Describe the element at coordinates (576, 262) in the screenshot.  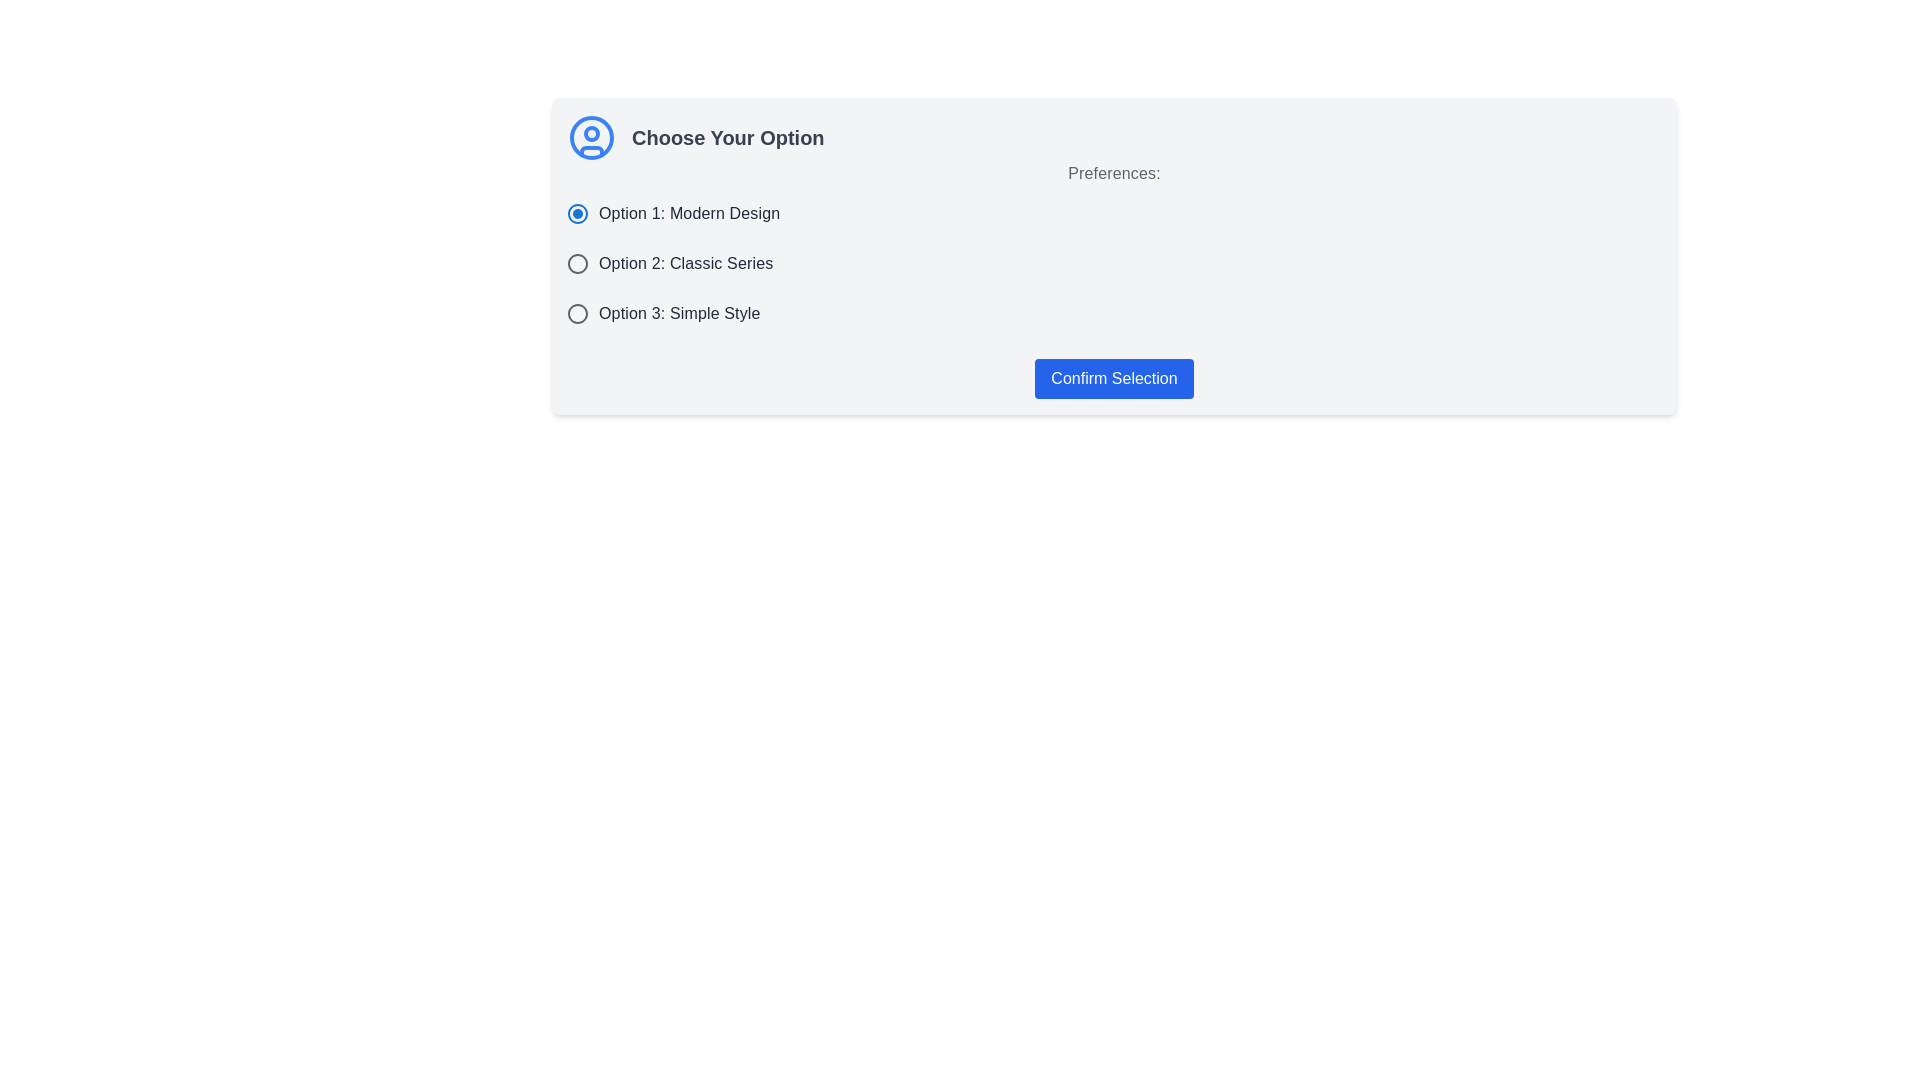
I see `the second radio button in the 'Choose Your Option' form to receive focus indication` at that location.